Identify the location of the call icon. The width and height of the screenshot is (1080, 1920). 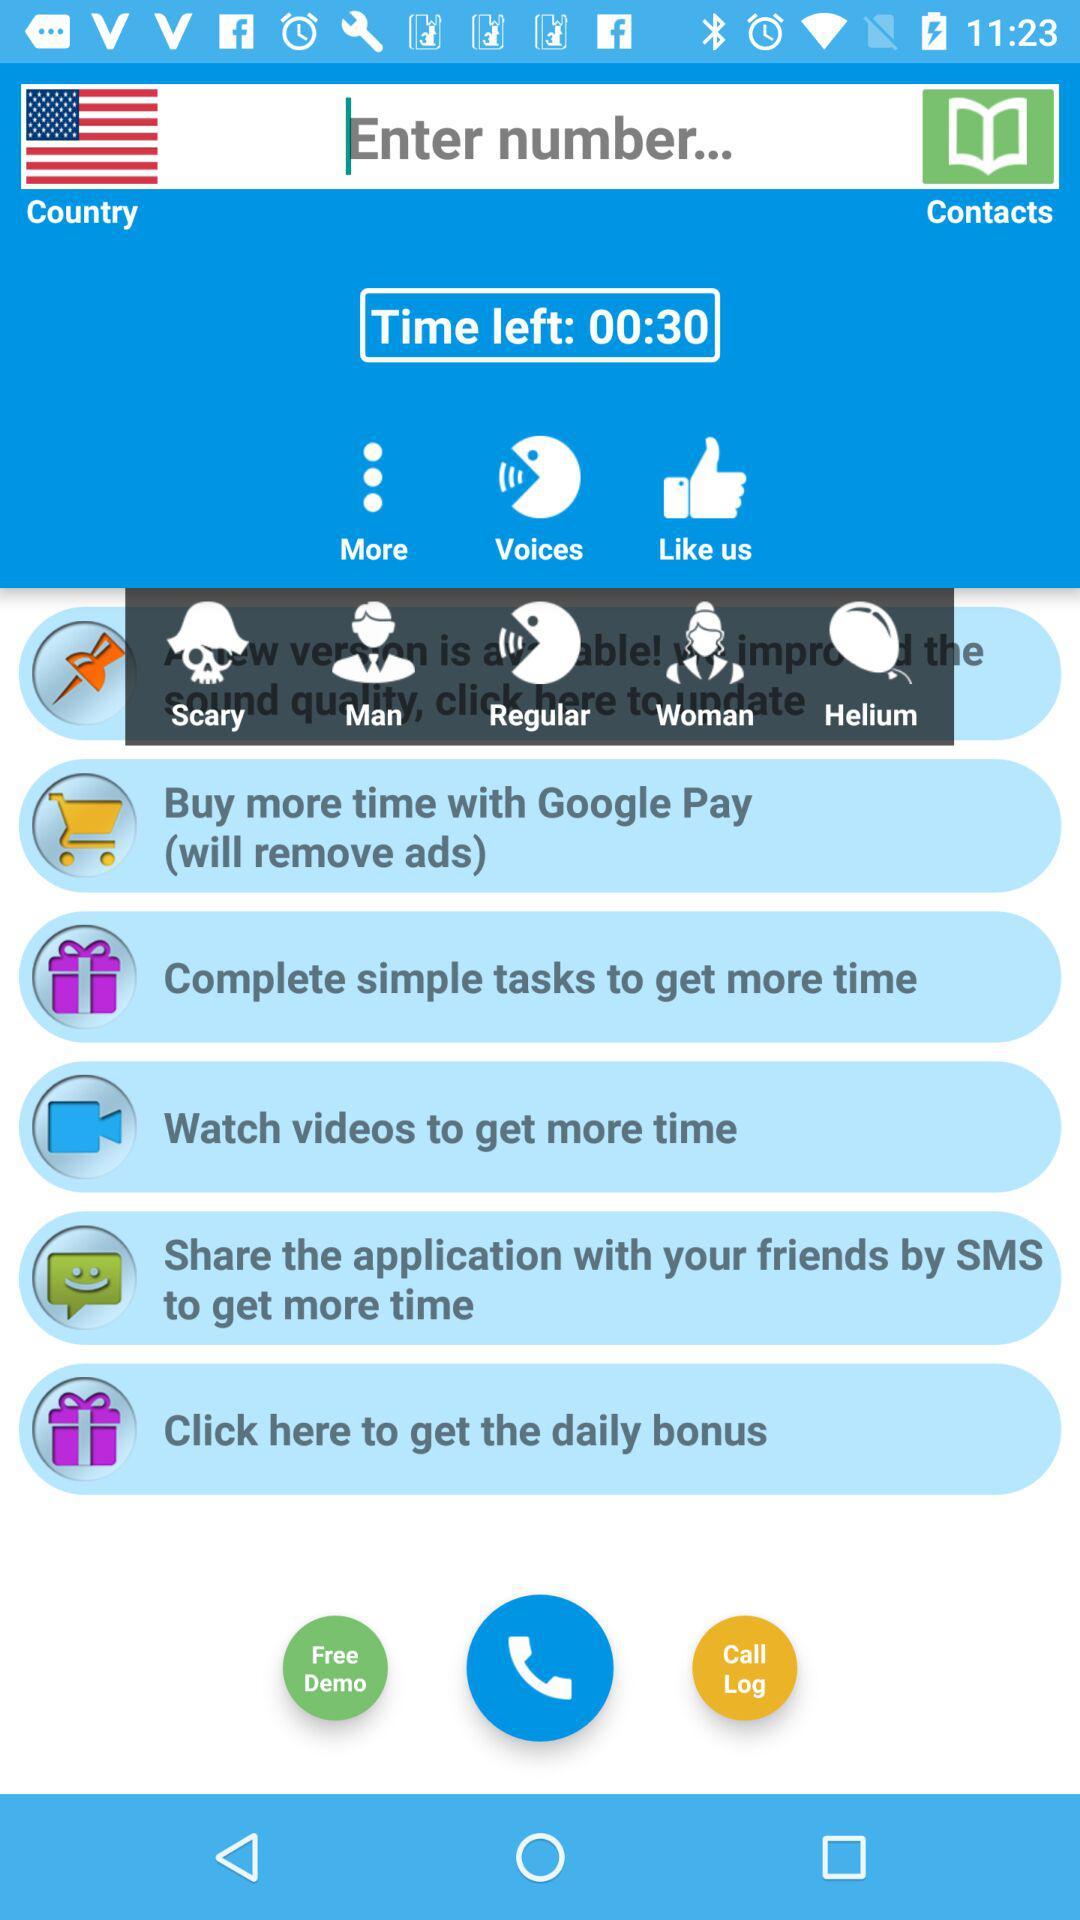
(540, 1667).